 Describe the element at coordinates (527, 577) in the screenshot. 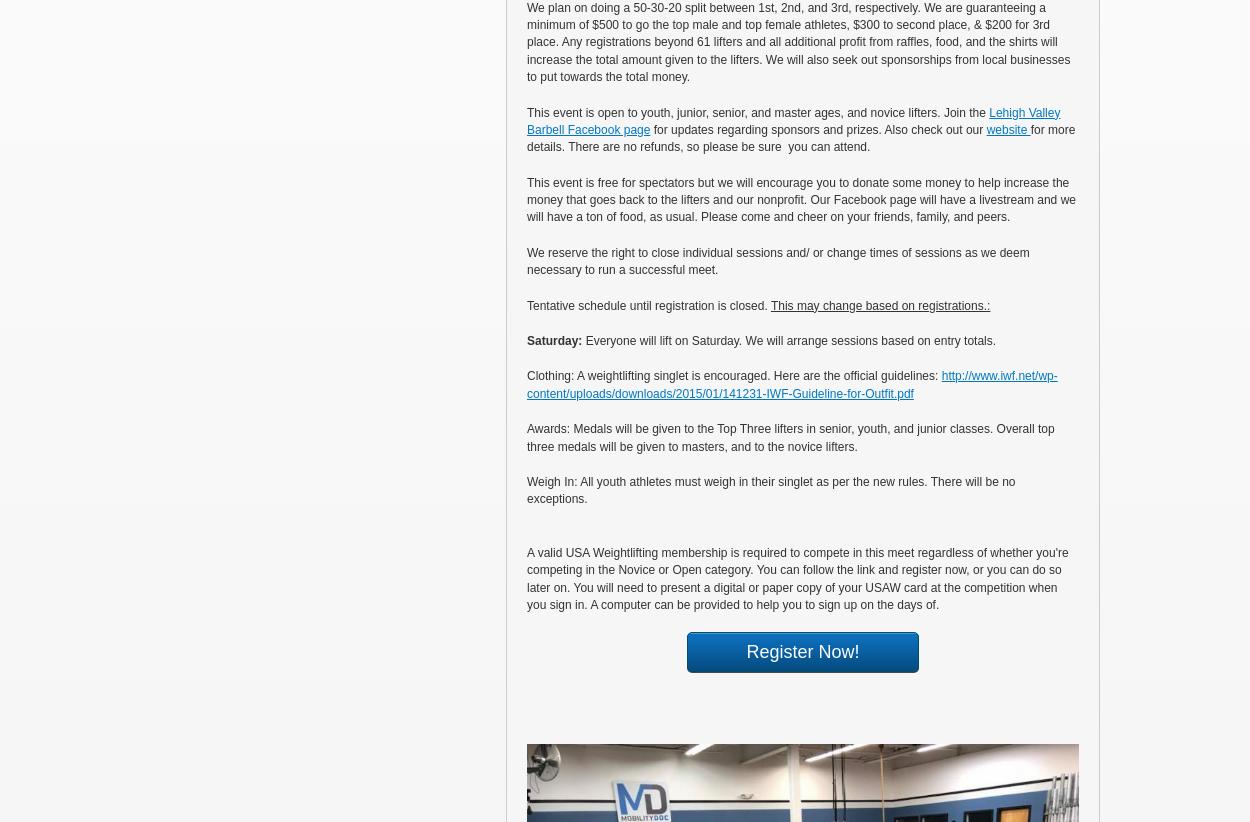

I see `'A valid USA Weightlifting membership is required to compete in this meet regardless of whether you're competing in the Novice or Open category. You can follow the link and register now, or you can do so later on. You will need to present a digital or paper copy of your USAW card at the competition when you sign in. A computer can be provided to help you to sign up on the days of.'` at that location.